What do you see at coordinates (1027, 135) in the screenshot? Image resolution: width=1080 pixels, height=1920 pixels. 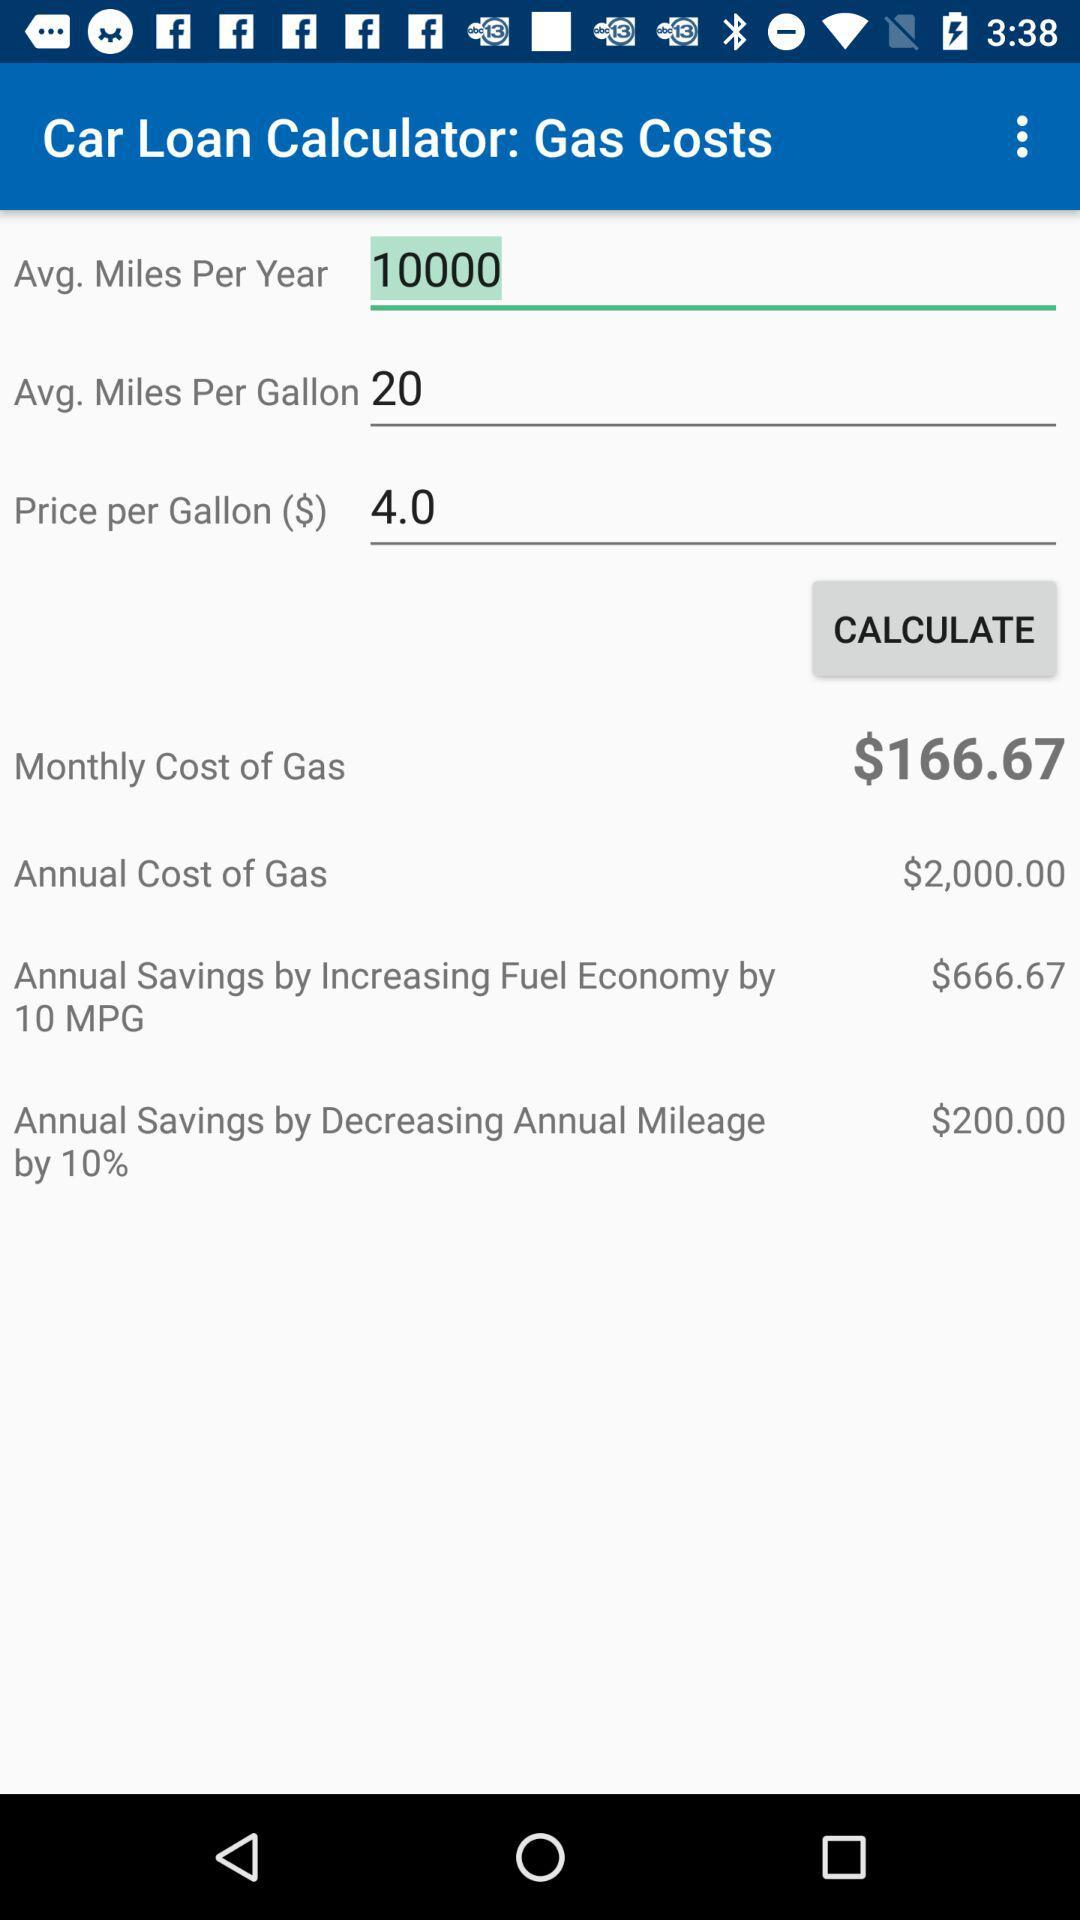 I see `item next to the car loan calculator icon` at bounding box center [1027, 135].